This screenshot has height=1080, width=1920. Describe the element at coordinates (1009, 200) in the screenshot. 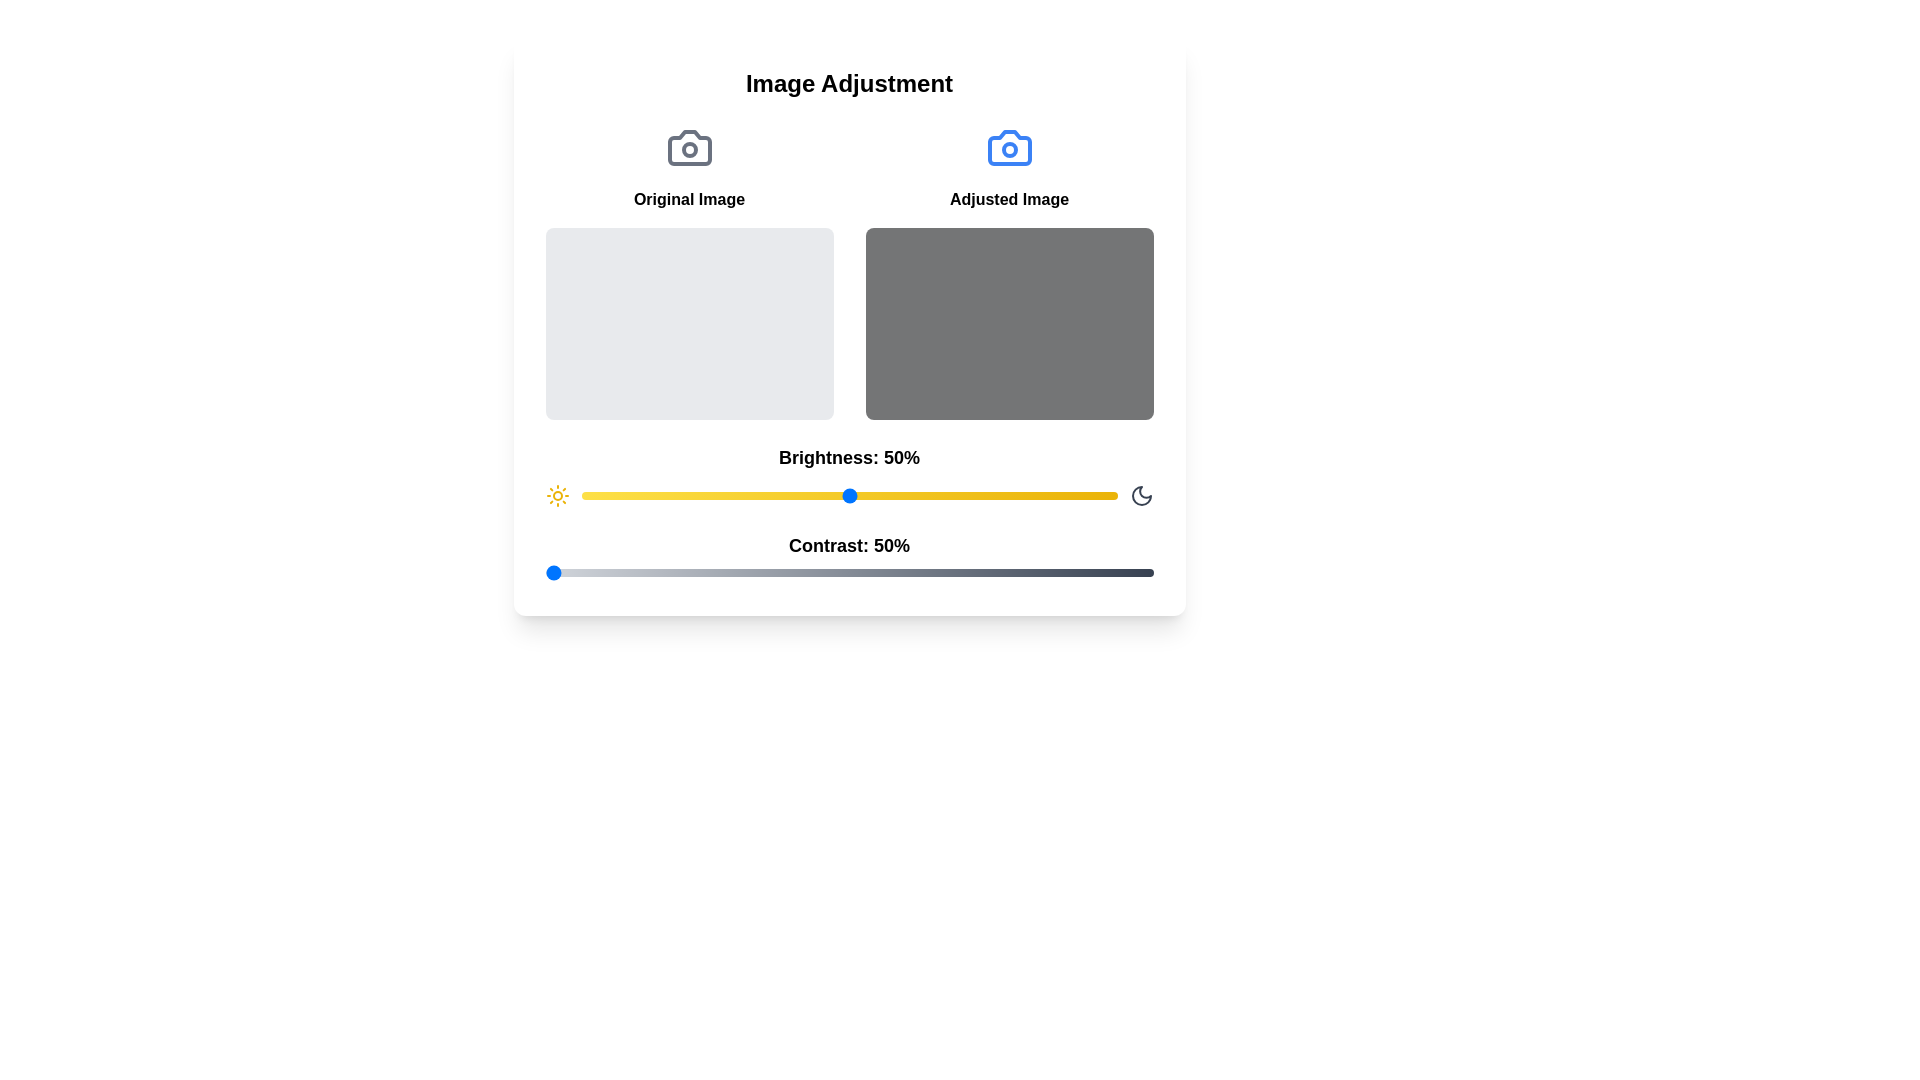

I see `bold text label 'Adjusted Image' which is centrally aligned above a dark gray rectangular area and below a blue camera icon` at that location.